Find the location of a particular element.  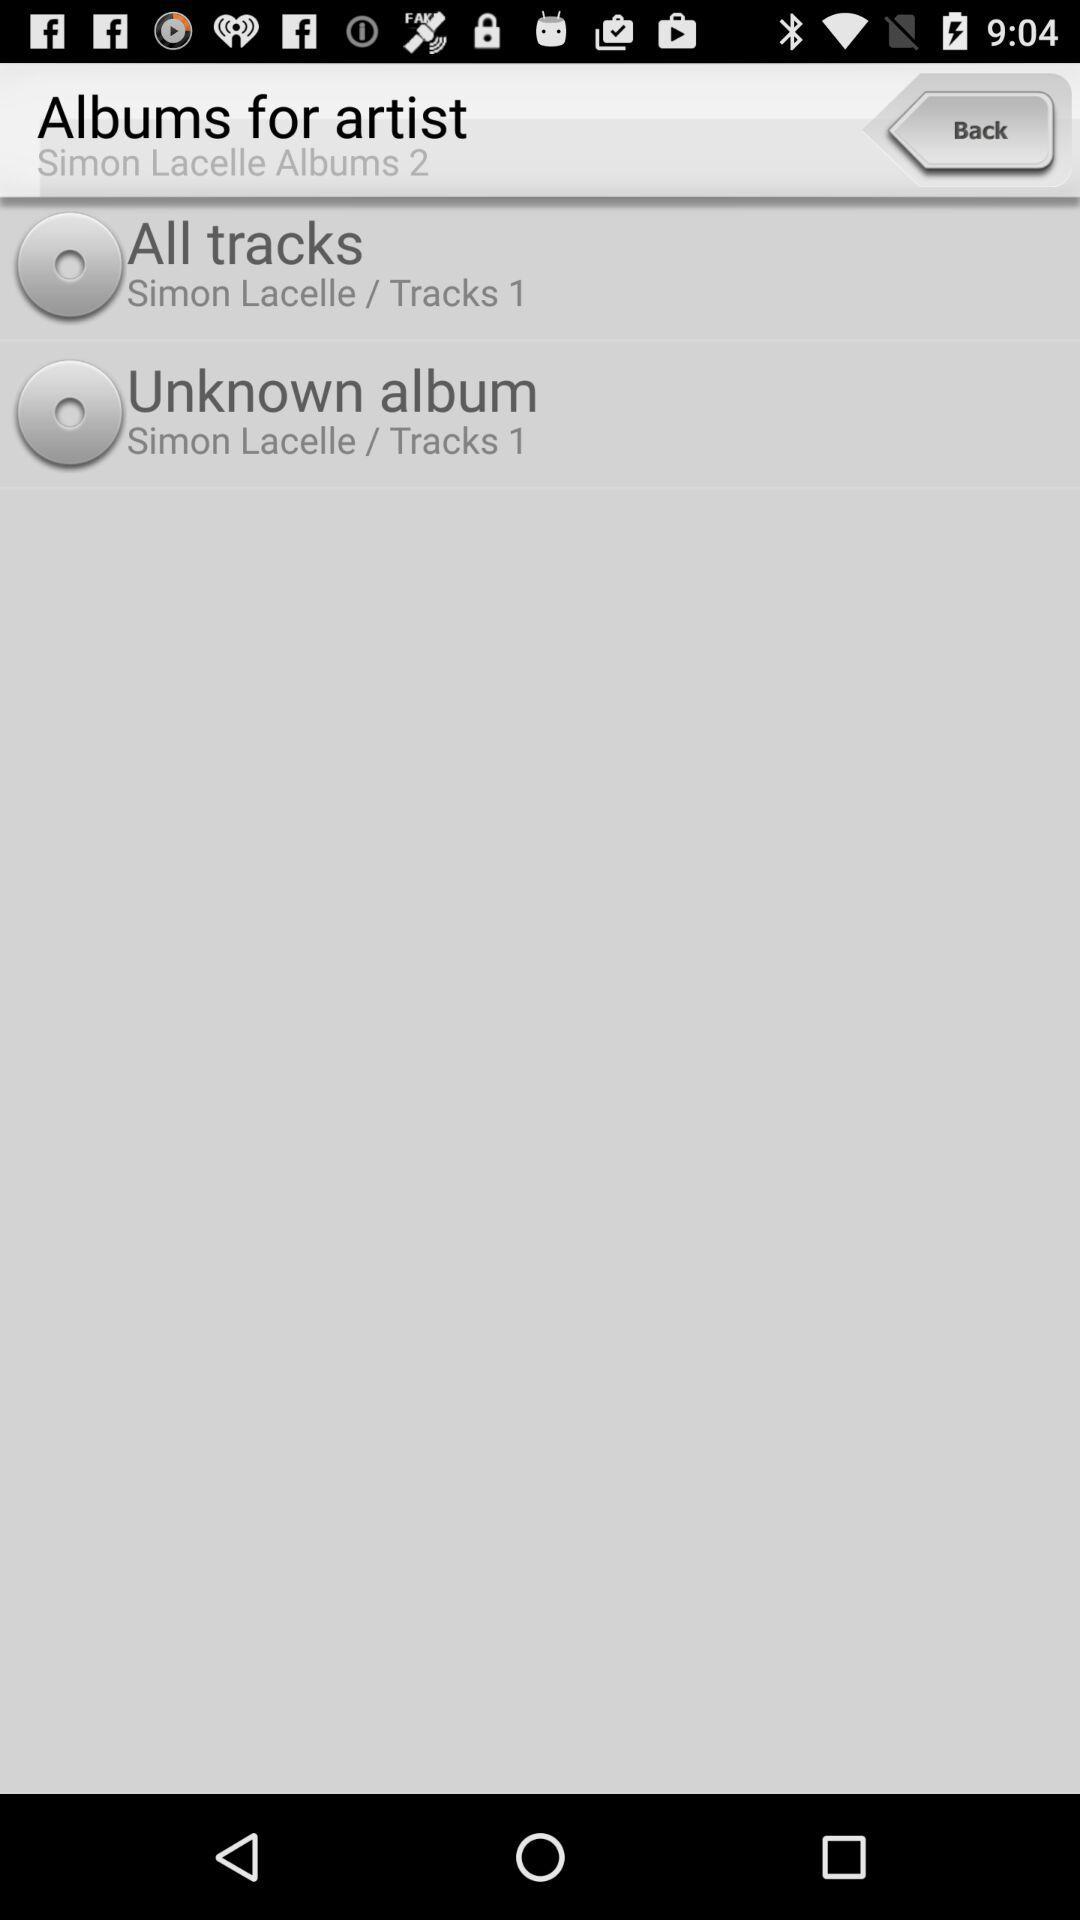

all tracks item is located at coordinates (598, 240).